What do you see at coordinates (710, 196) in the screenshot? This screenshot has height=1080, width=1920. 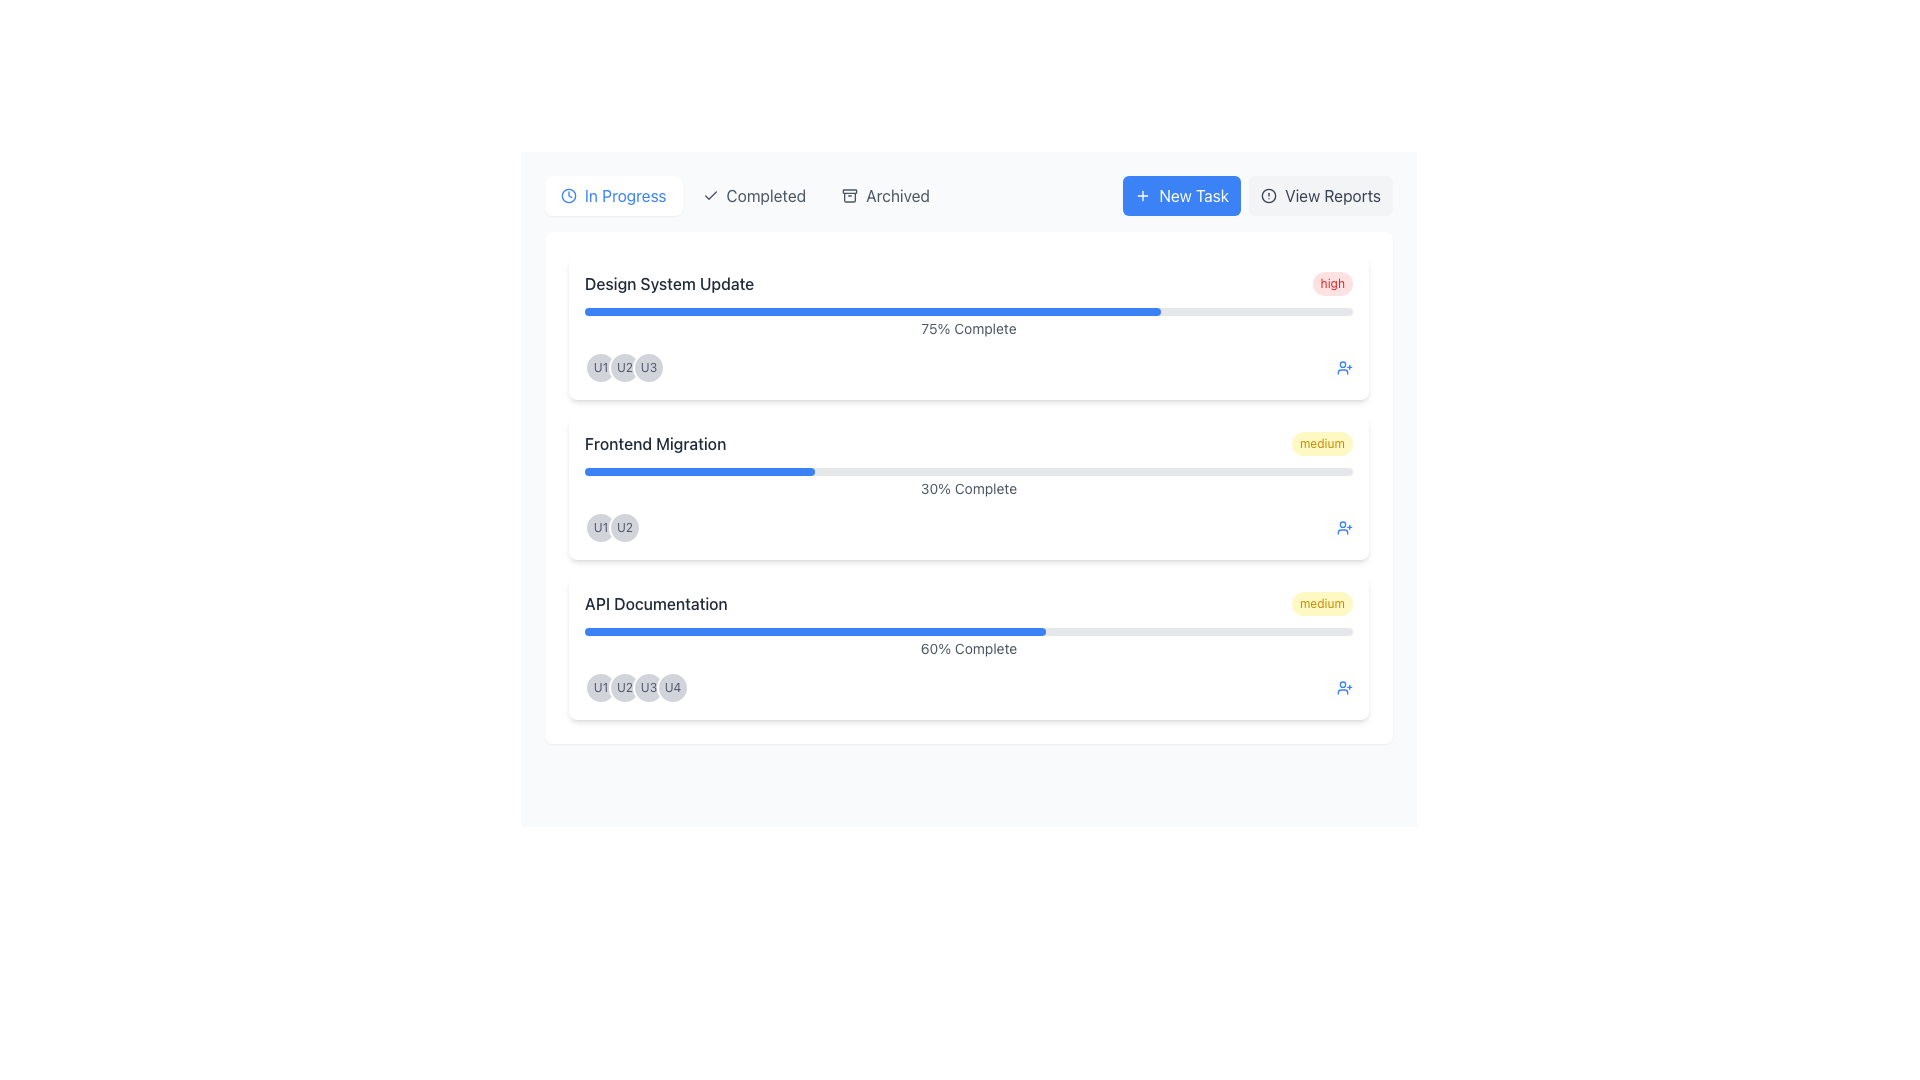 I see `the checkmark icon, which is a minimalistic graphic located before the text 'Completed' in the top navigation section of the application` at bounding box center [710, 196].